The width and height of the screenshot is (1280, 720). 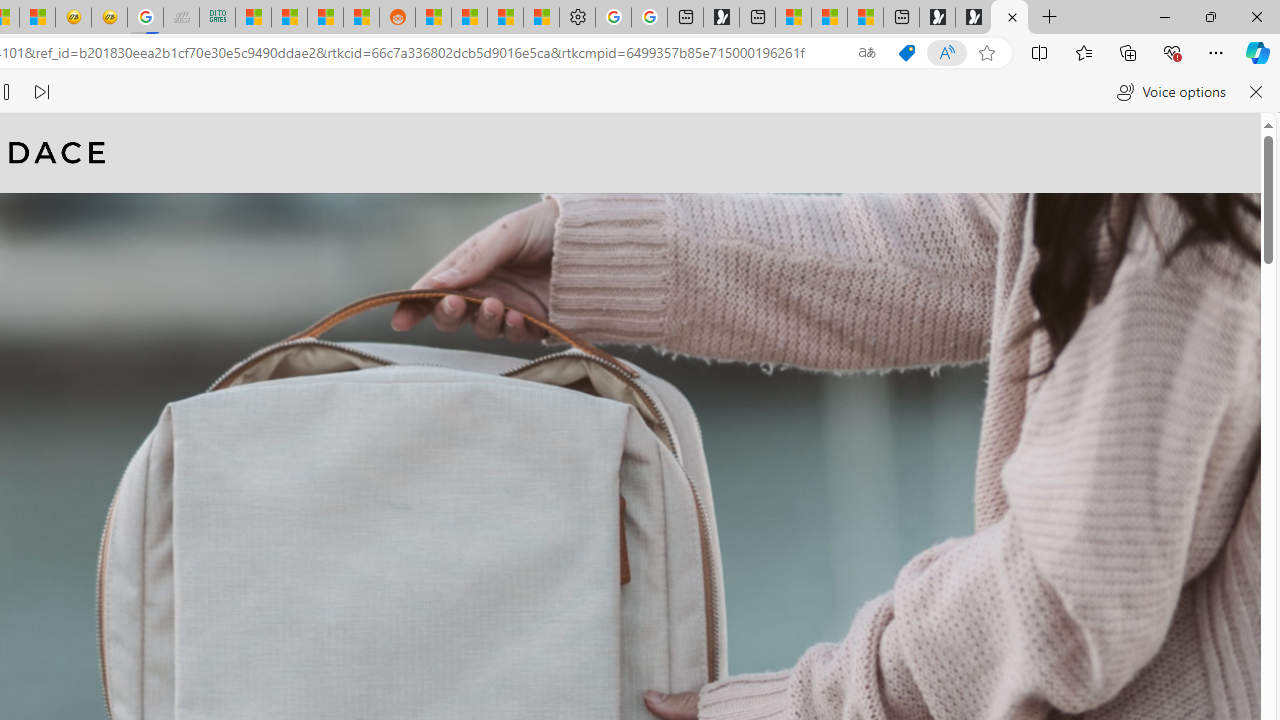 What do you see at coordinates (40, 92) in the screenshot?
I see `'Read next paragraph'` at bounding box center [40, 92].